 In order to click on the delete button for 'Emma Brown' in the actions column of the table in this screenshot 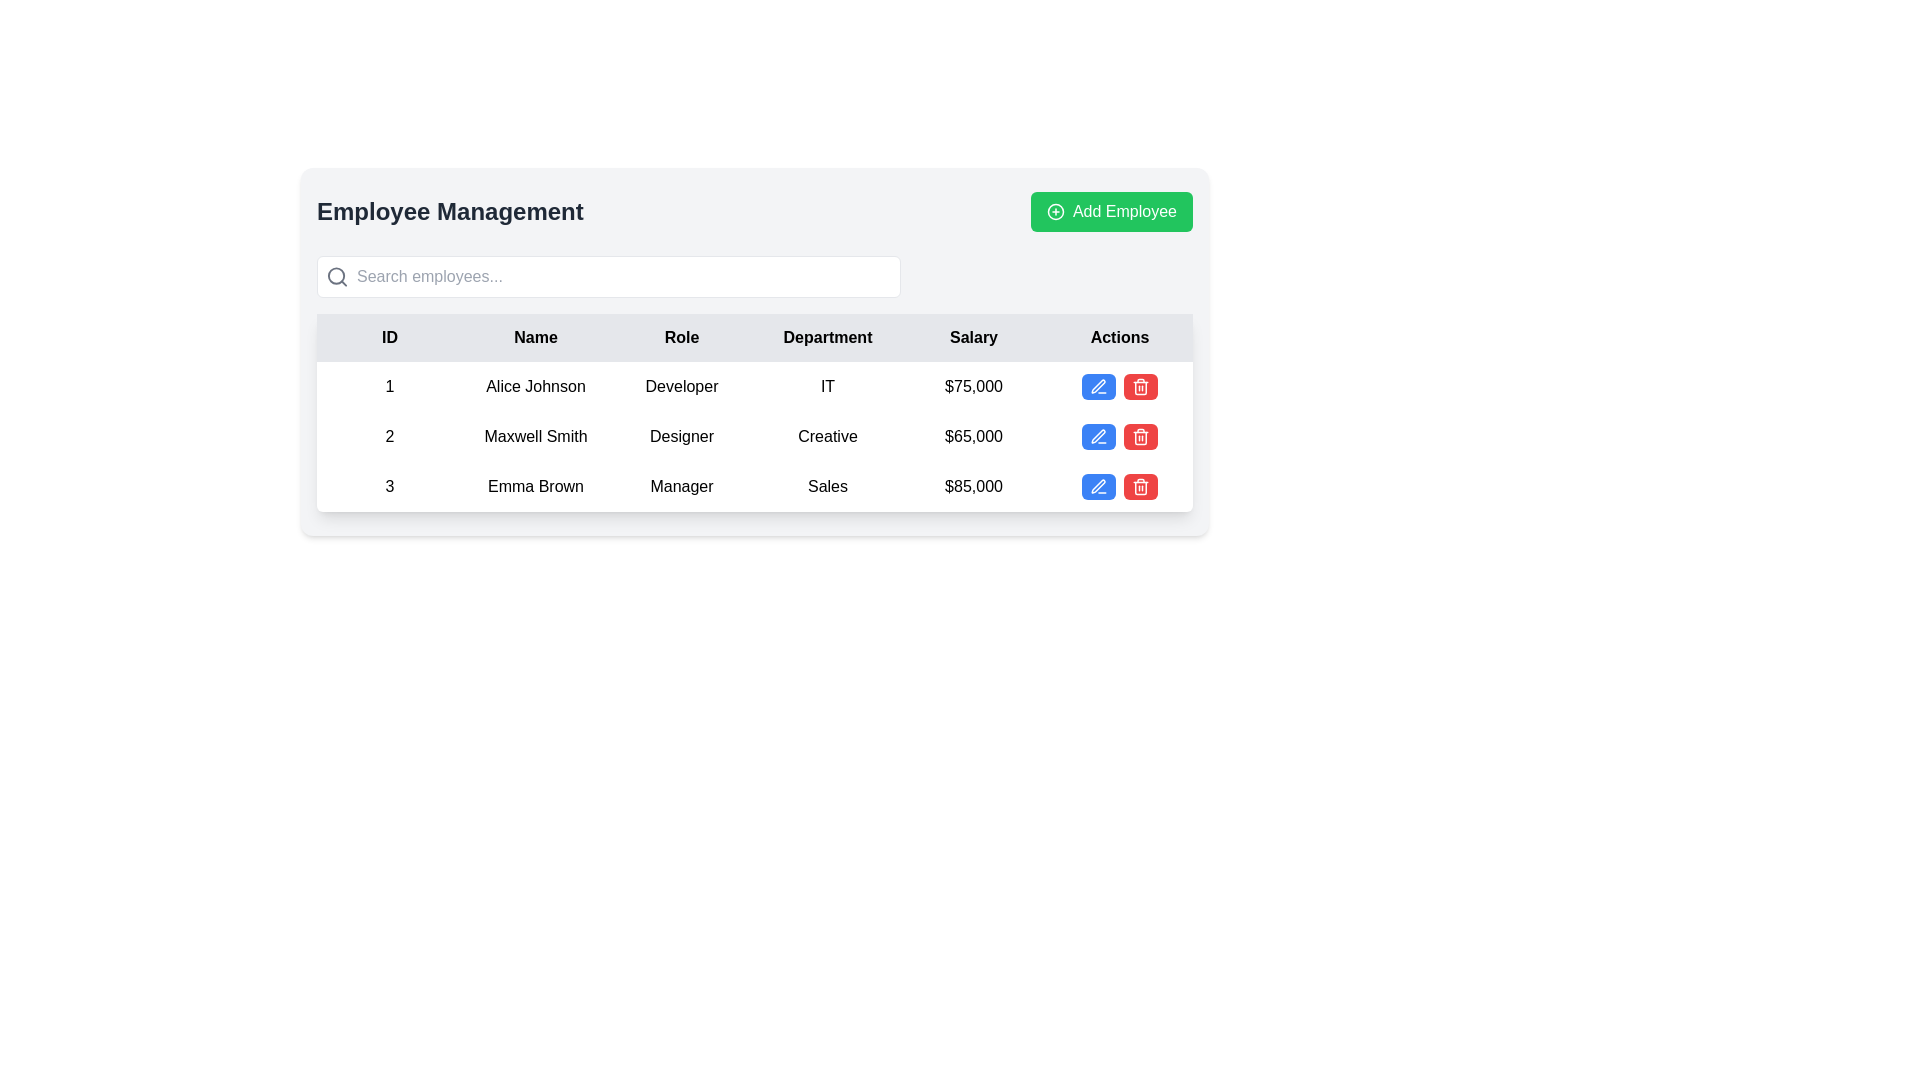, I will do `click(1141, 386)`.